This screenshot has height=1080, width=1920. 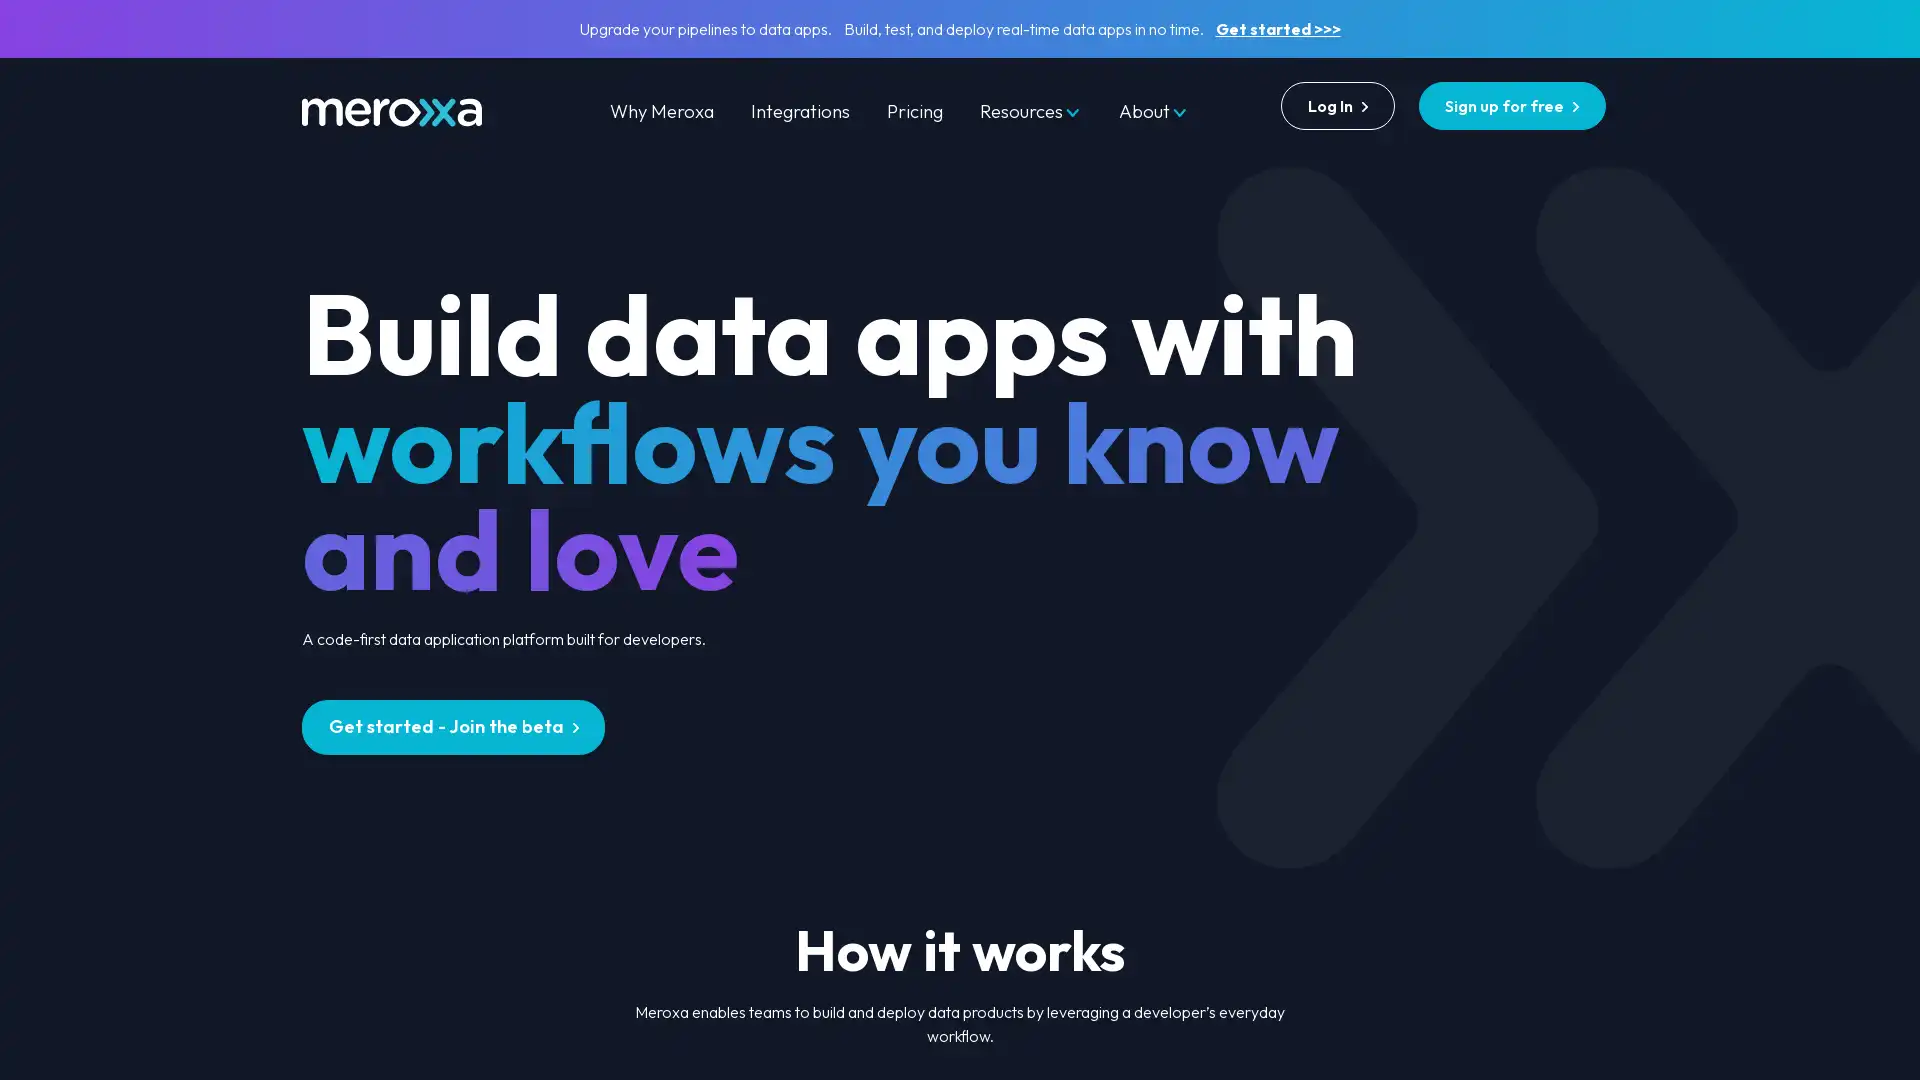 I want to click on Resources, so click(x=1030, y=111).